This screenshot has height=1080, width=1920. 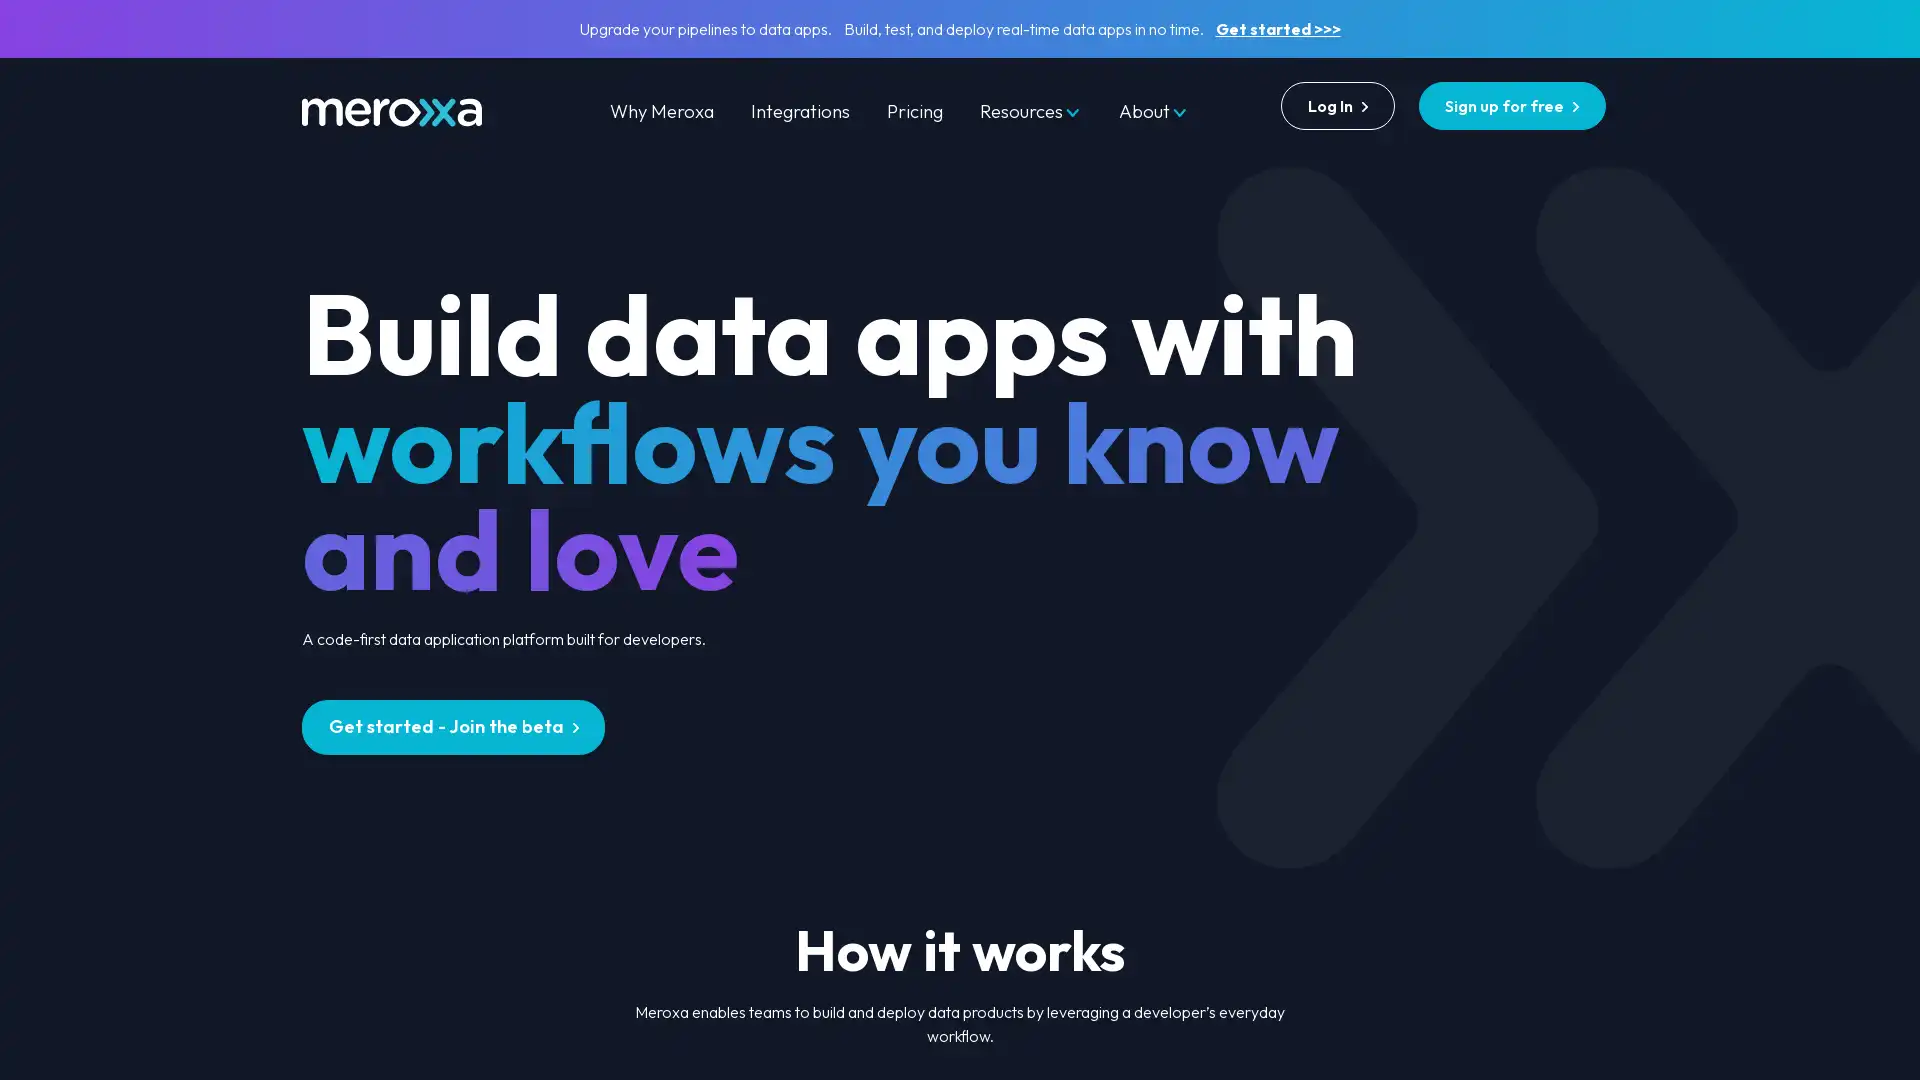 I want to click on Resources, so click(x=1030, y=111).